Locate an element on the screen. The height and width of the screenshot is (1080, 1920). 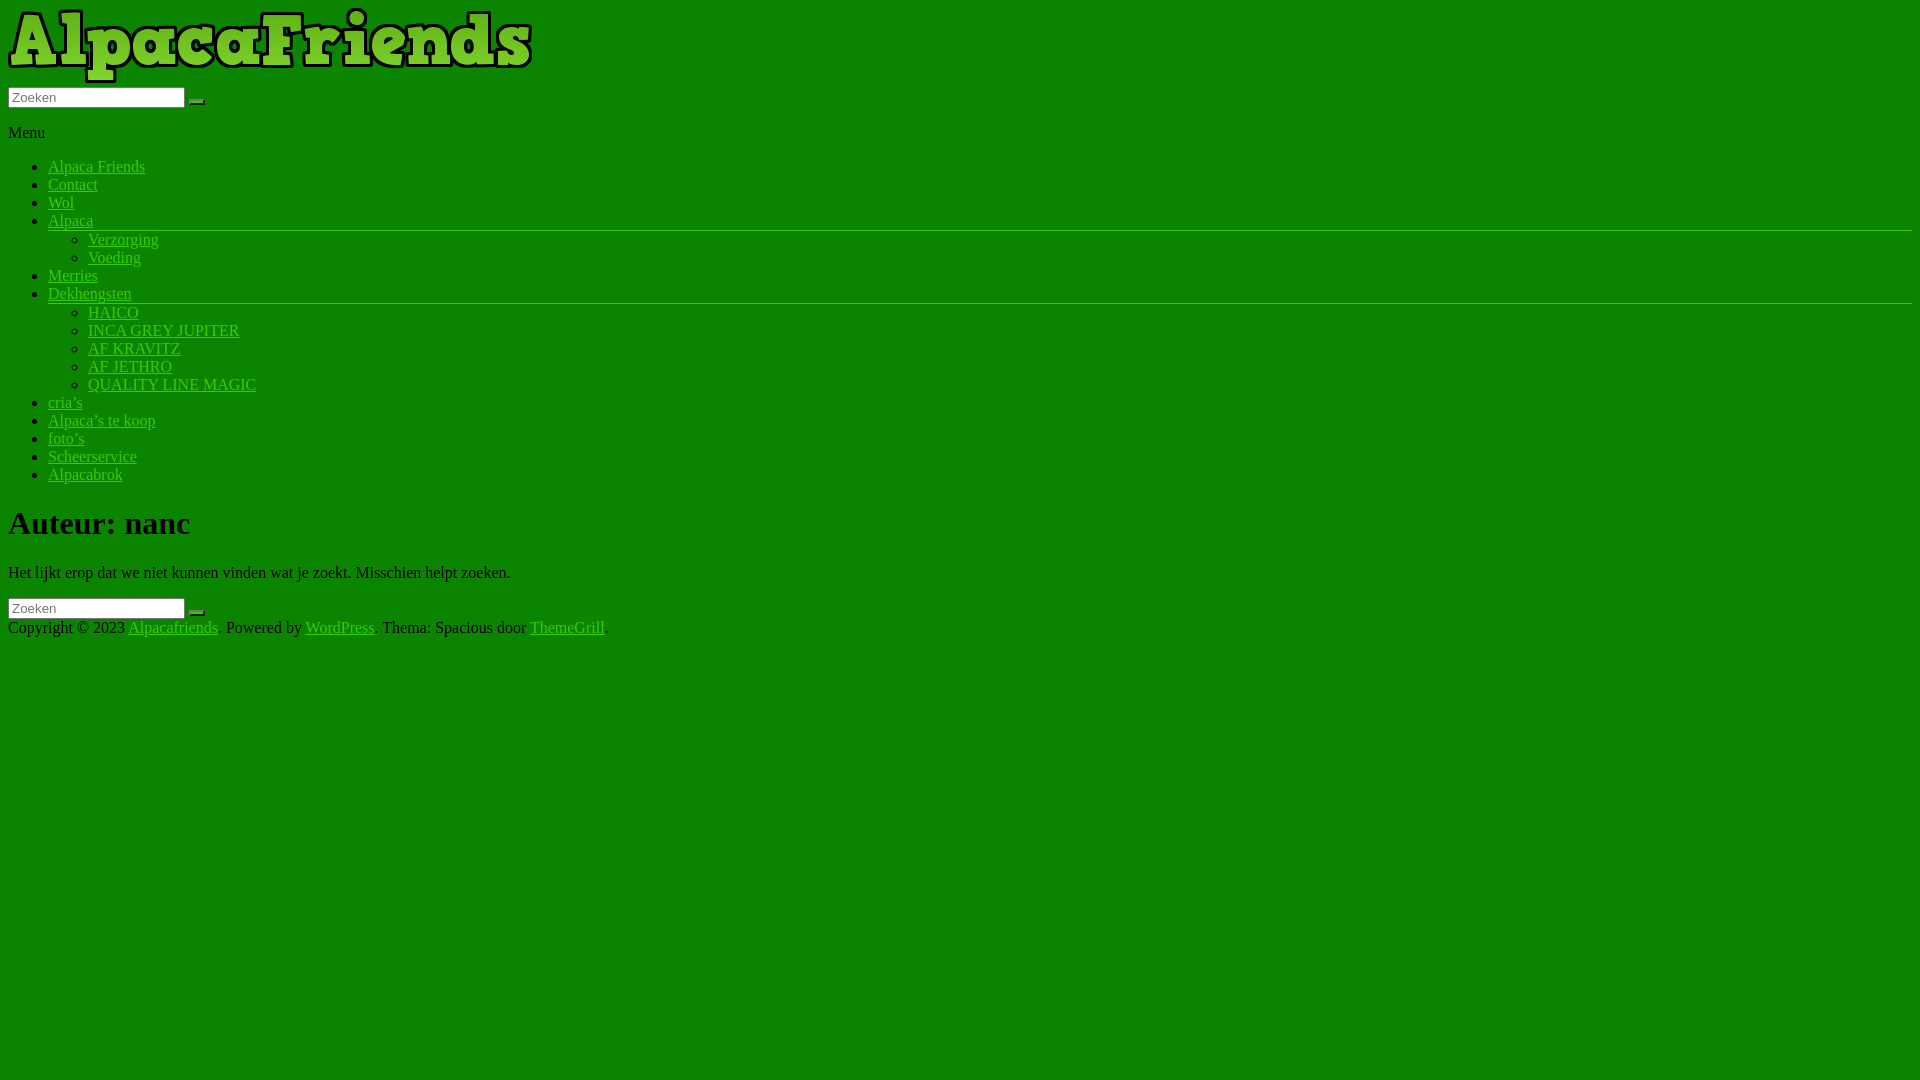
'Alpaca' is located at coordinates (70, 220).